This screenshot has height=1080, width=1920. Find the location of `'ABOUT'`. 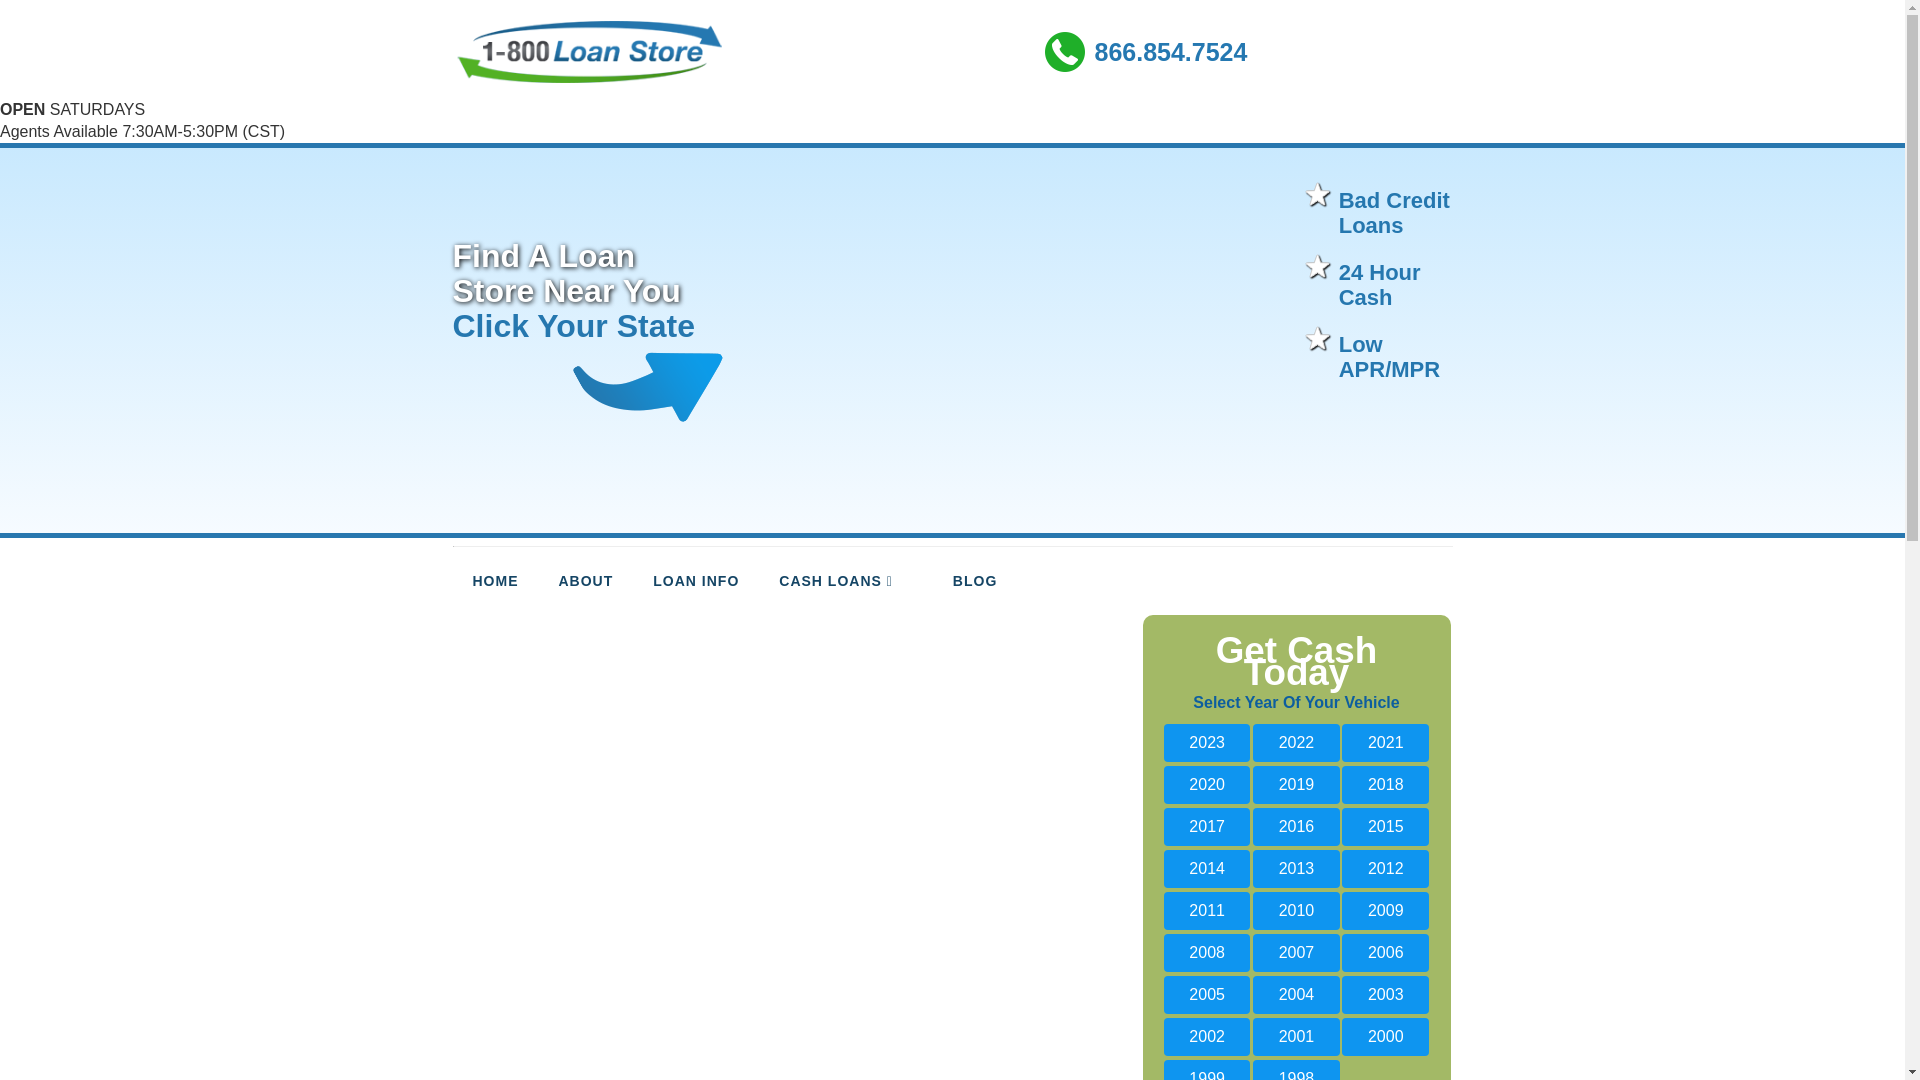

'ABOUT' is located at coordinates (584, 581).